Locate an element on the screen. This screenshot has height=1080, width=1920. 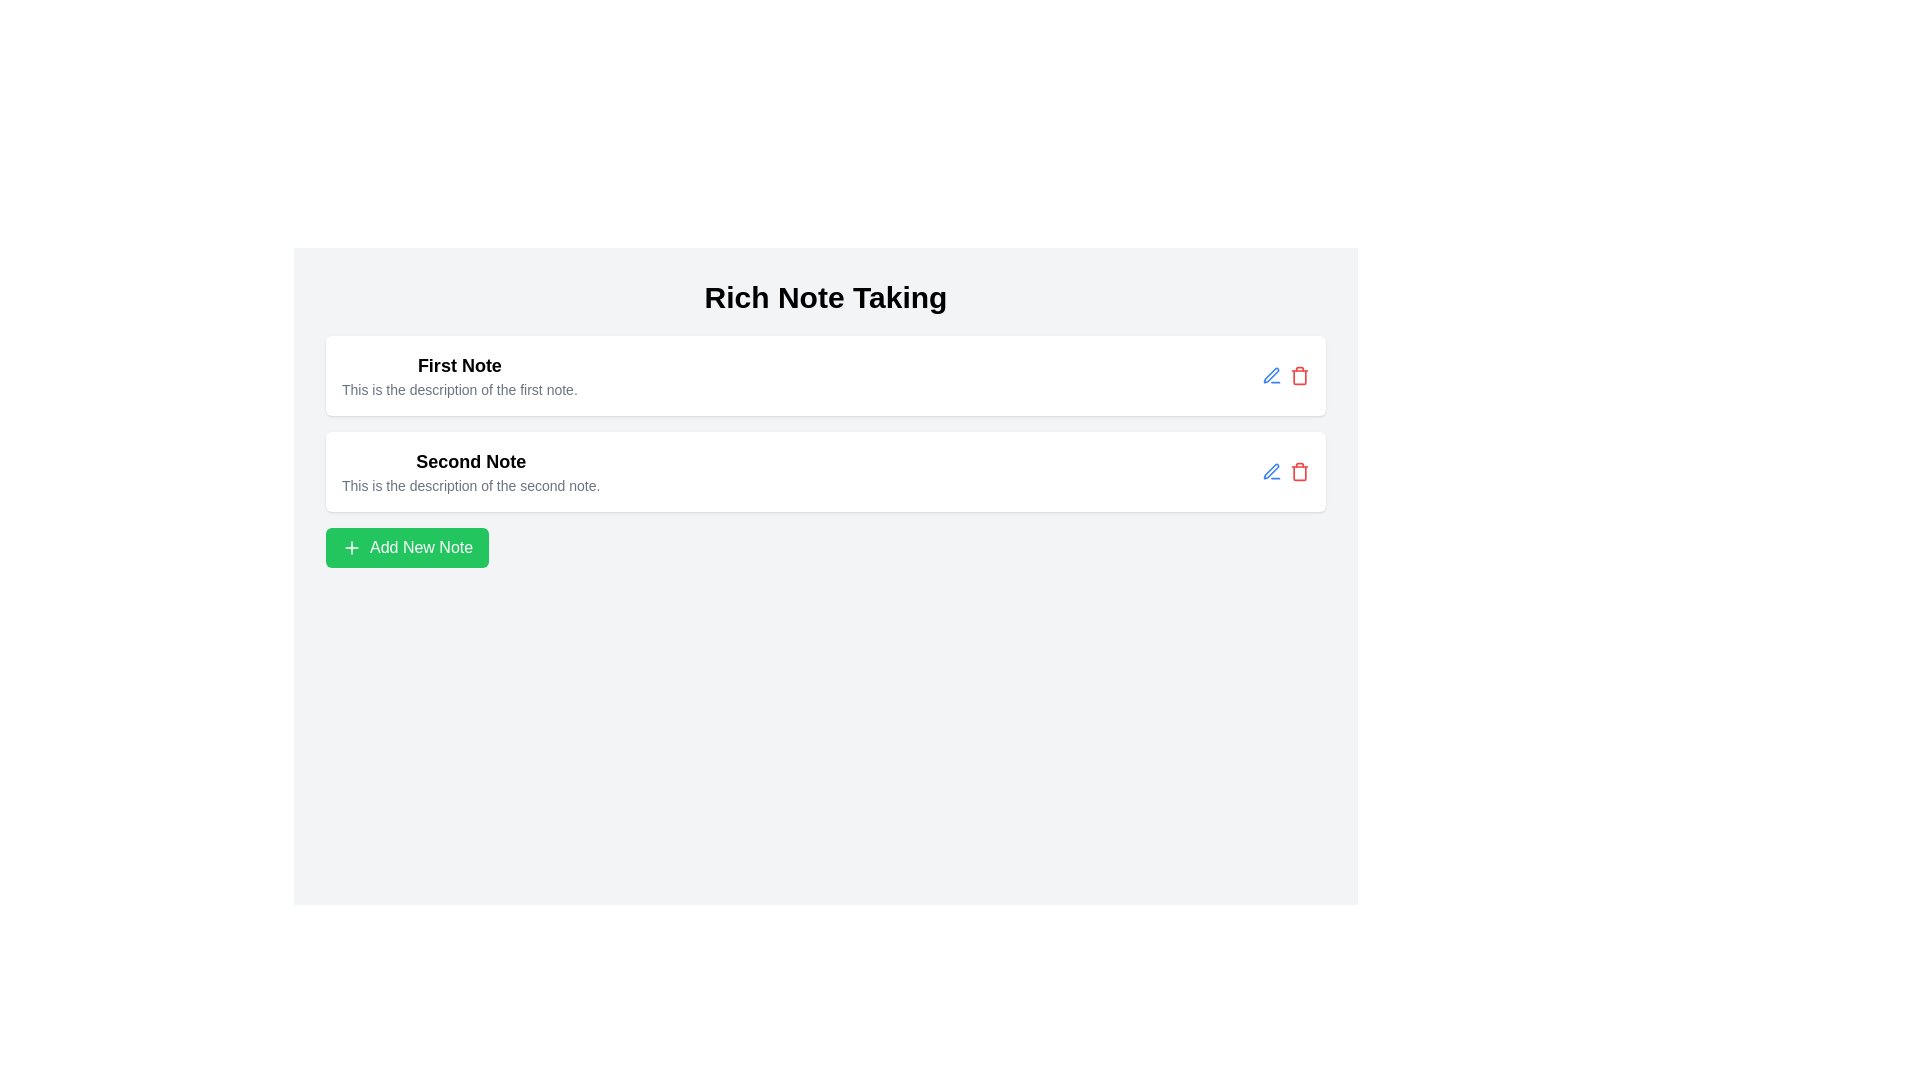
the edit button icon located in the second row of note entries, to the right of the 'Second Note' text, revealing additional information is located at coordinates (1270, 375).